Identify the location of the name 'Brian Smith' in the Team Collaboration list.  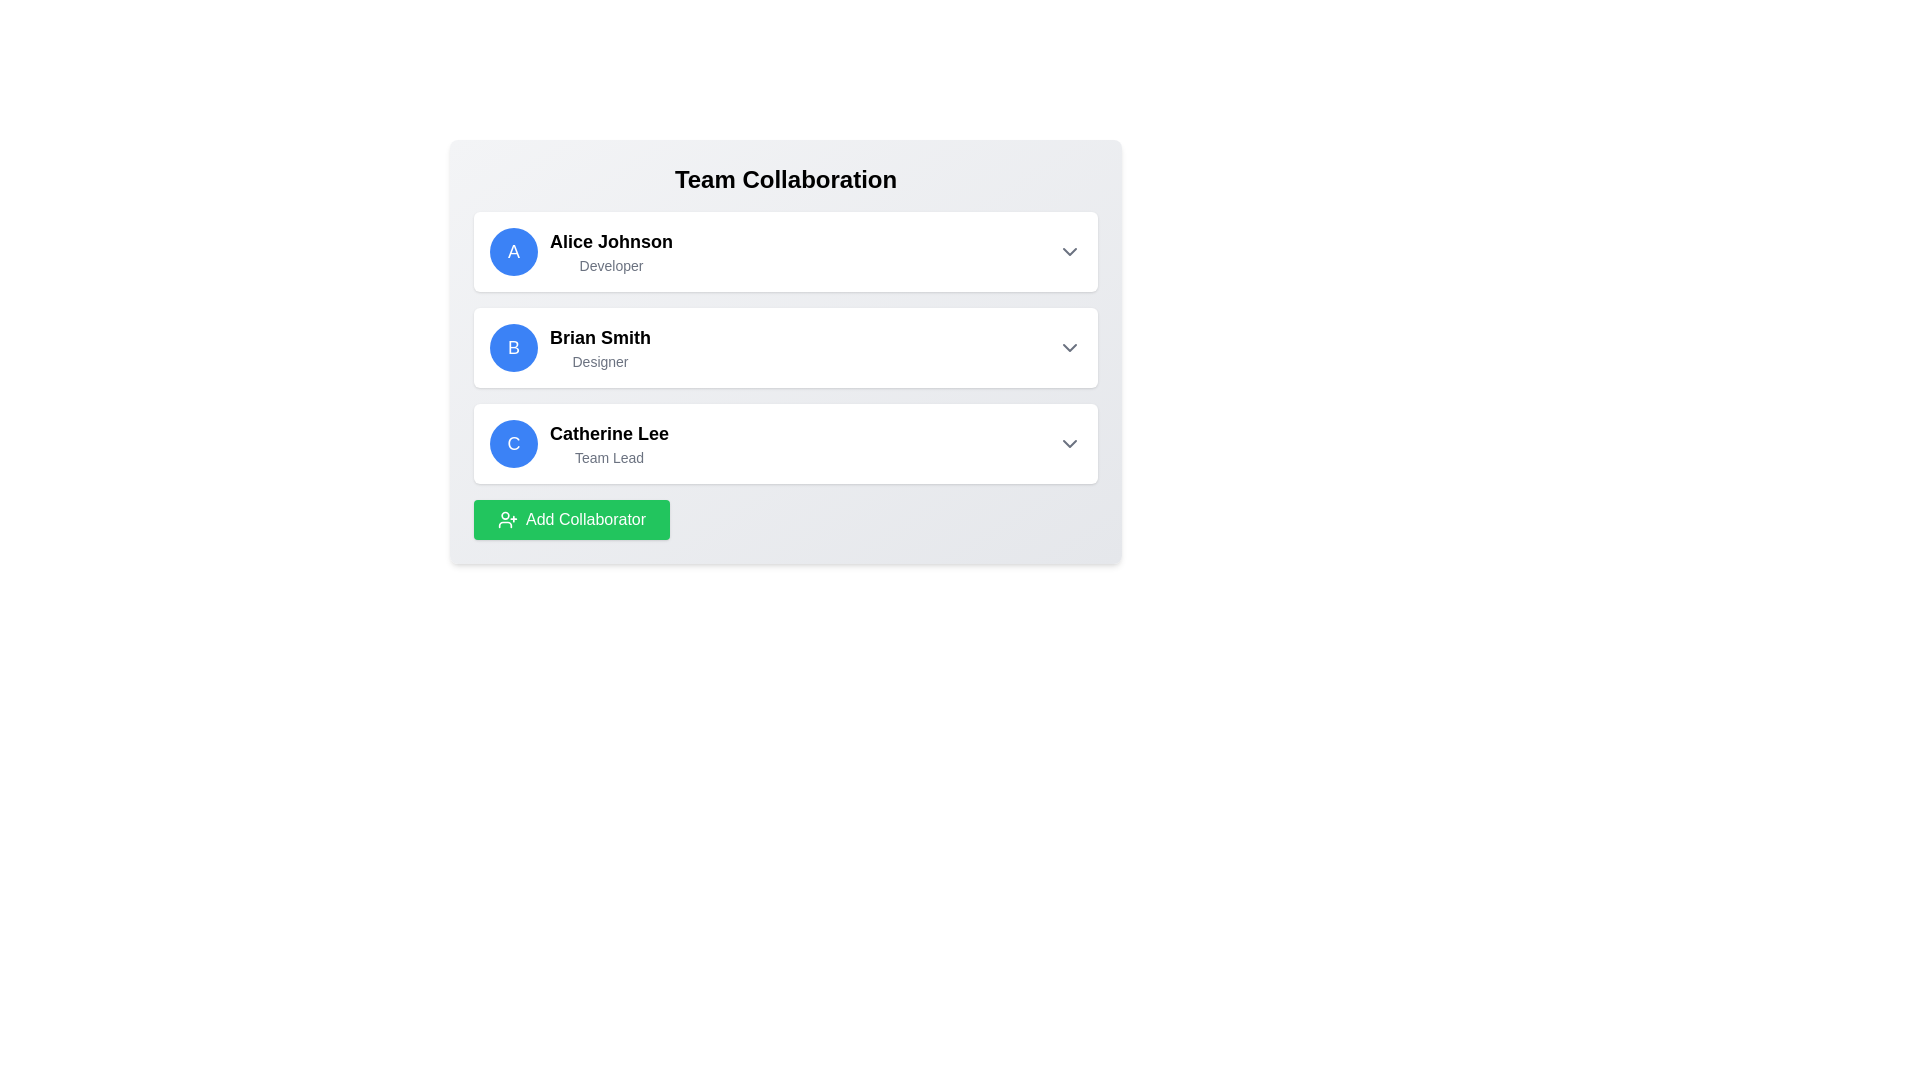
(569, 346).